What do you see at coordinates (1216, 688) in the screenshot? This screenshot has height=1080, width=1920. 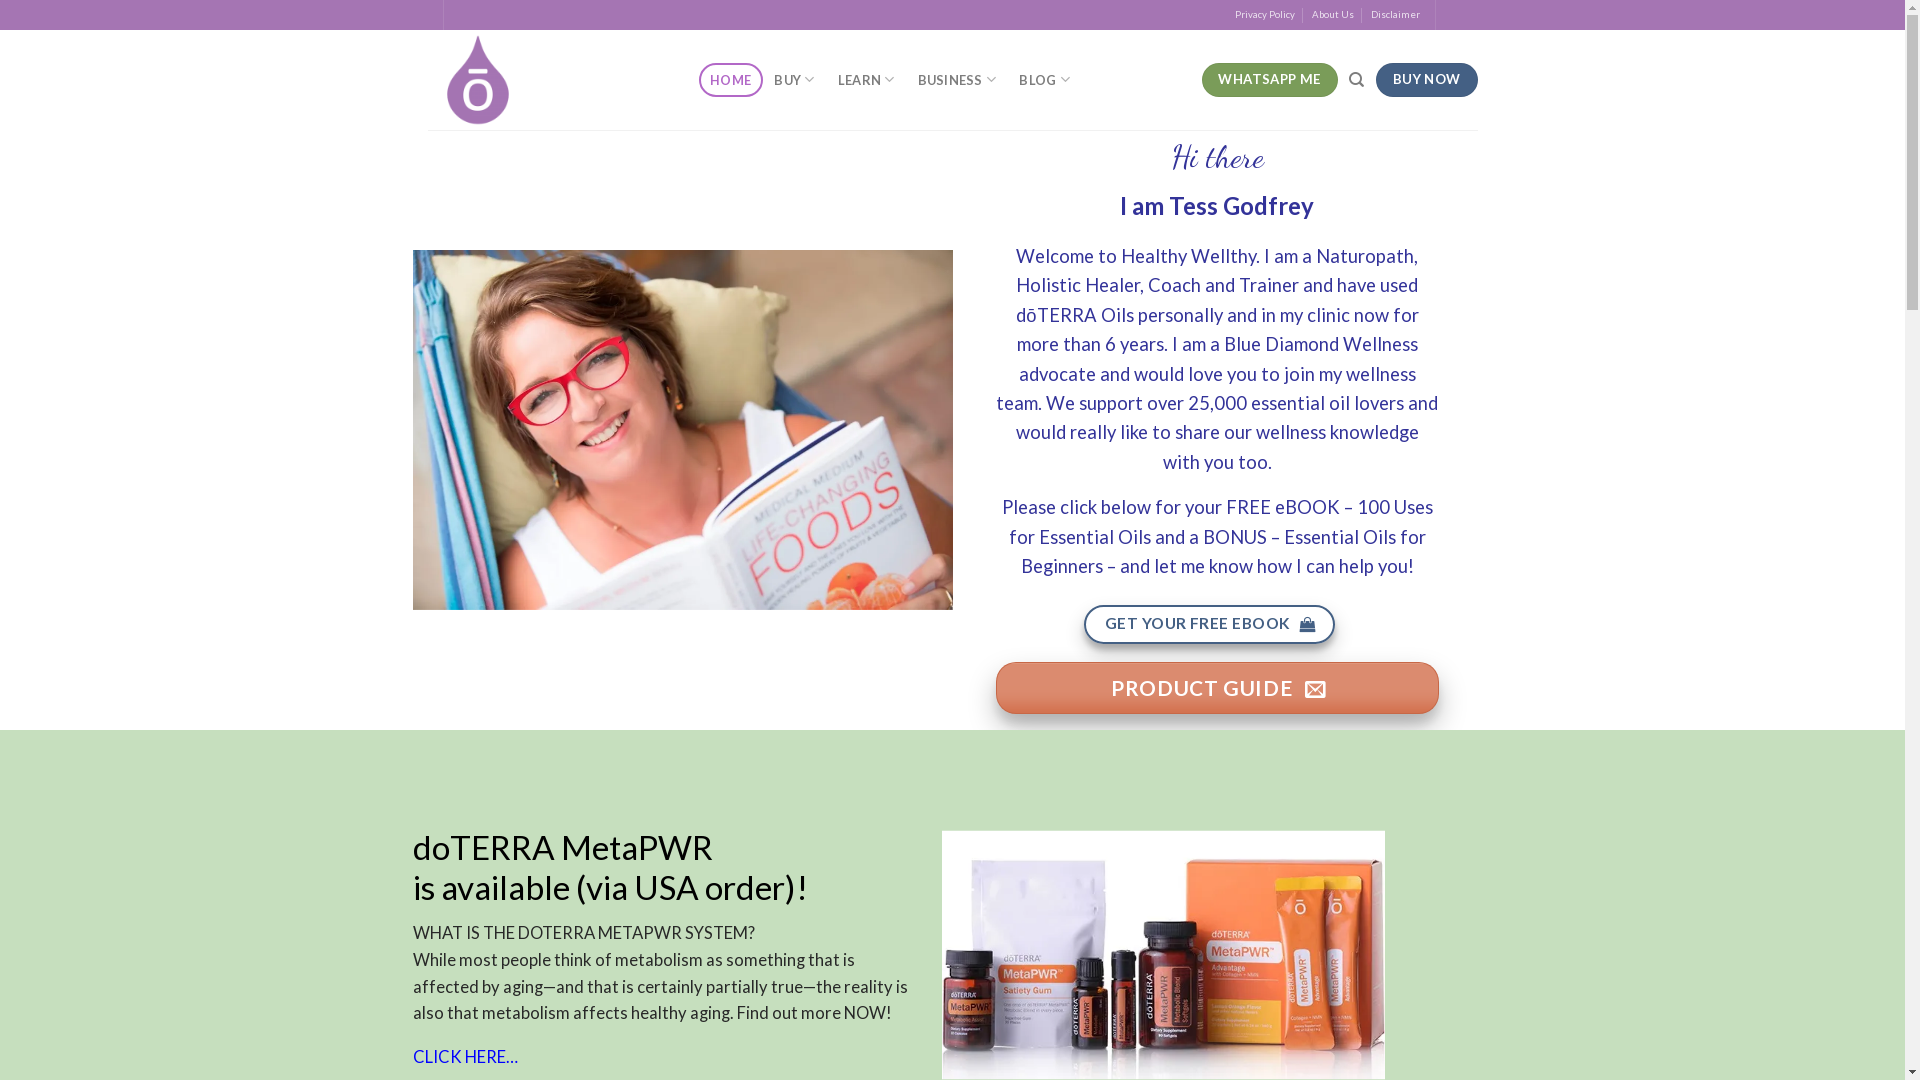 I see `'PRODUCT GUIDE'` at bounding box center [1216, 688].